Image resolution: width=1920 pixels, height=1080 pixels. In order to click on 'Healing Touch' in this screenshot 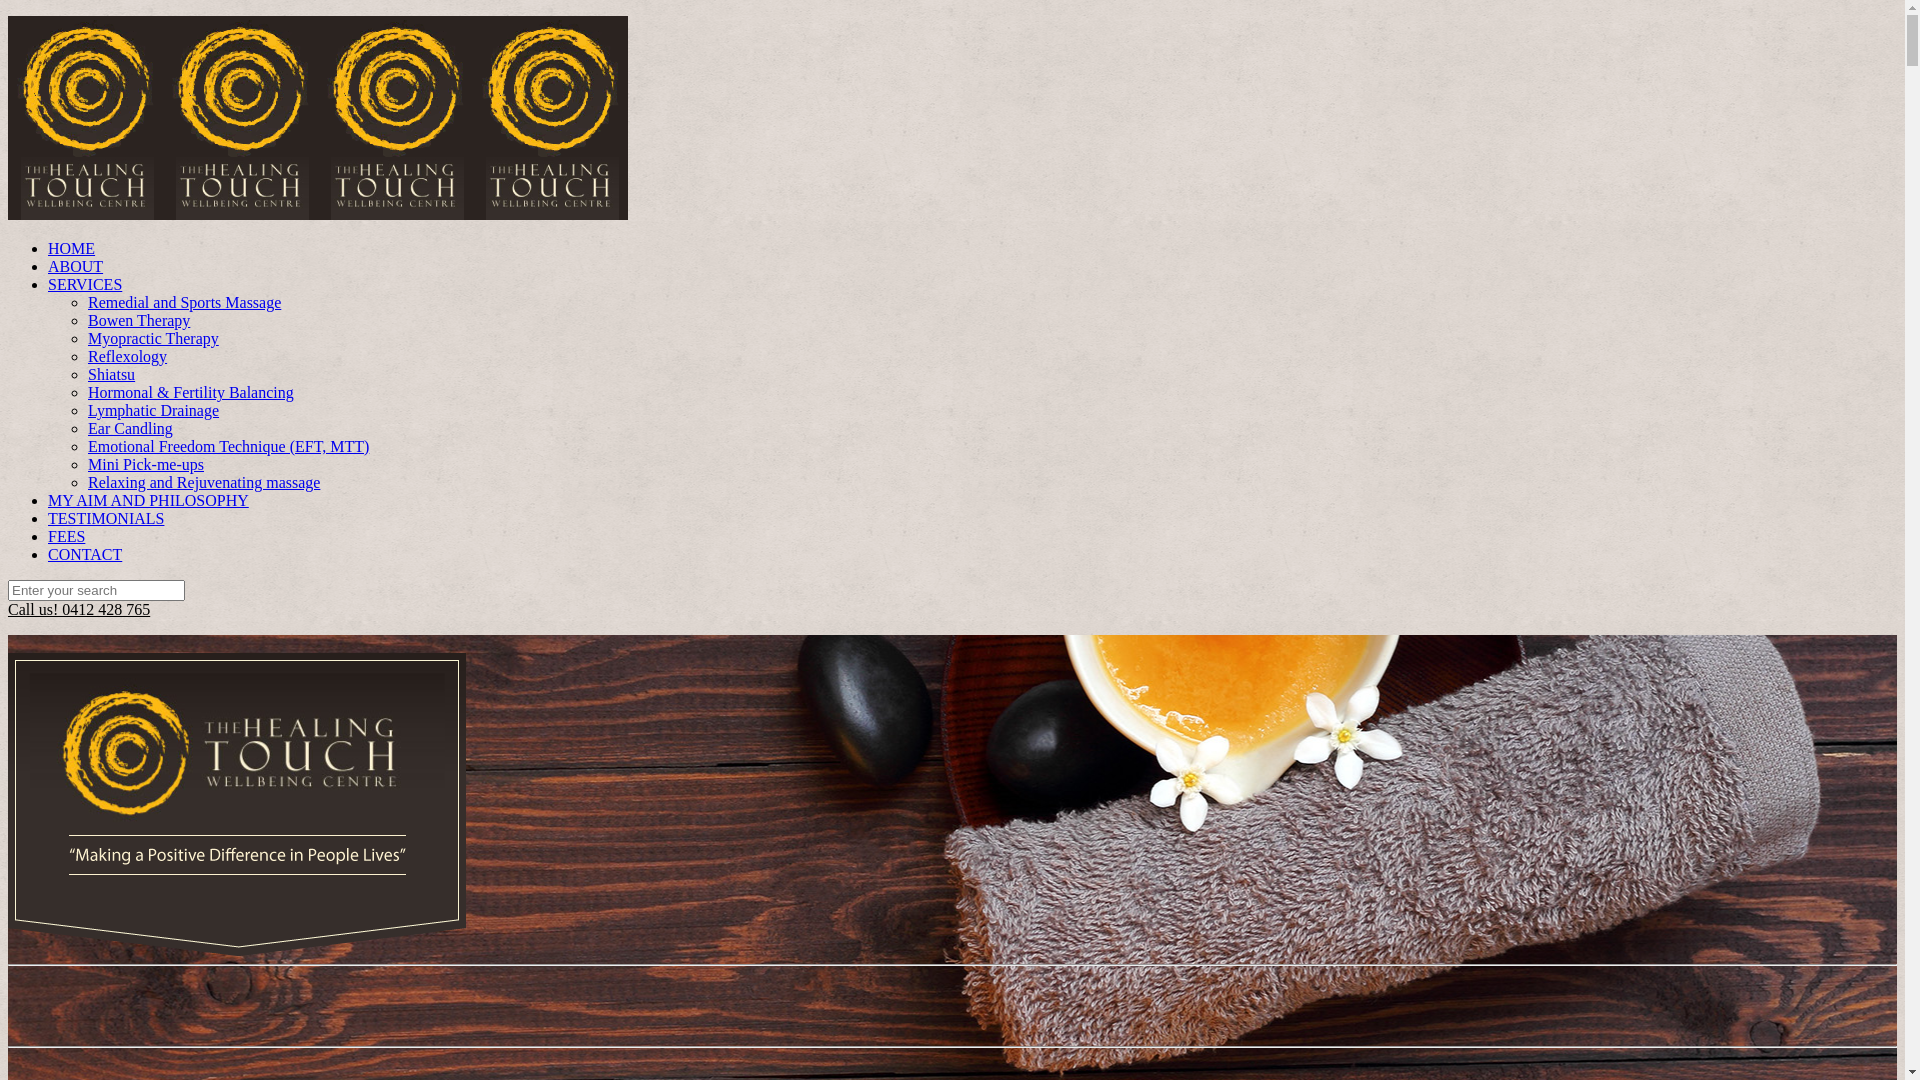, I will do `click(316, 214)`.